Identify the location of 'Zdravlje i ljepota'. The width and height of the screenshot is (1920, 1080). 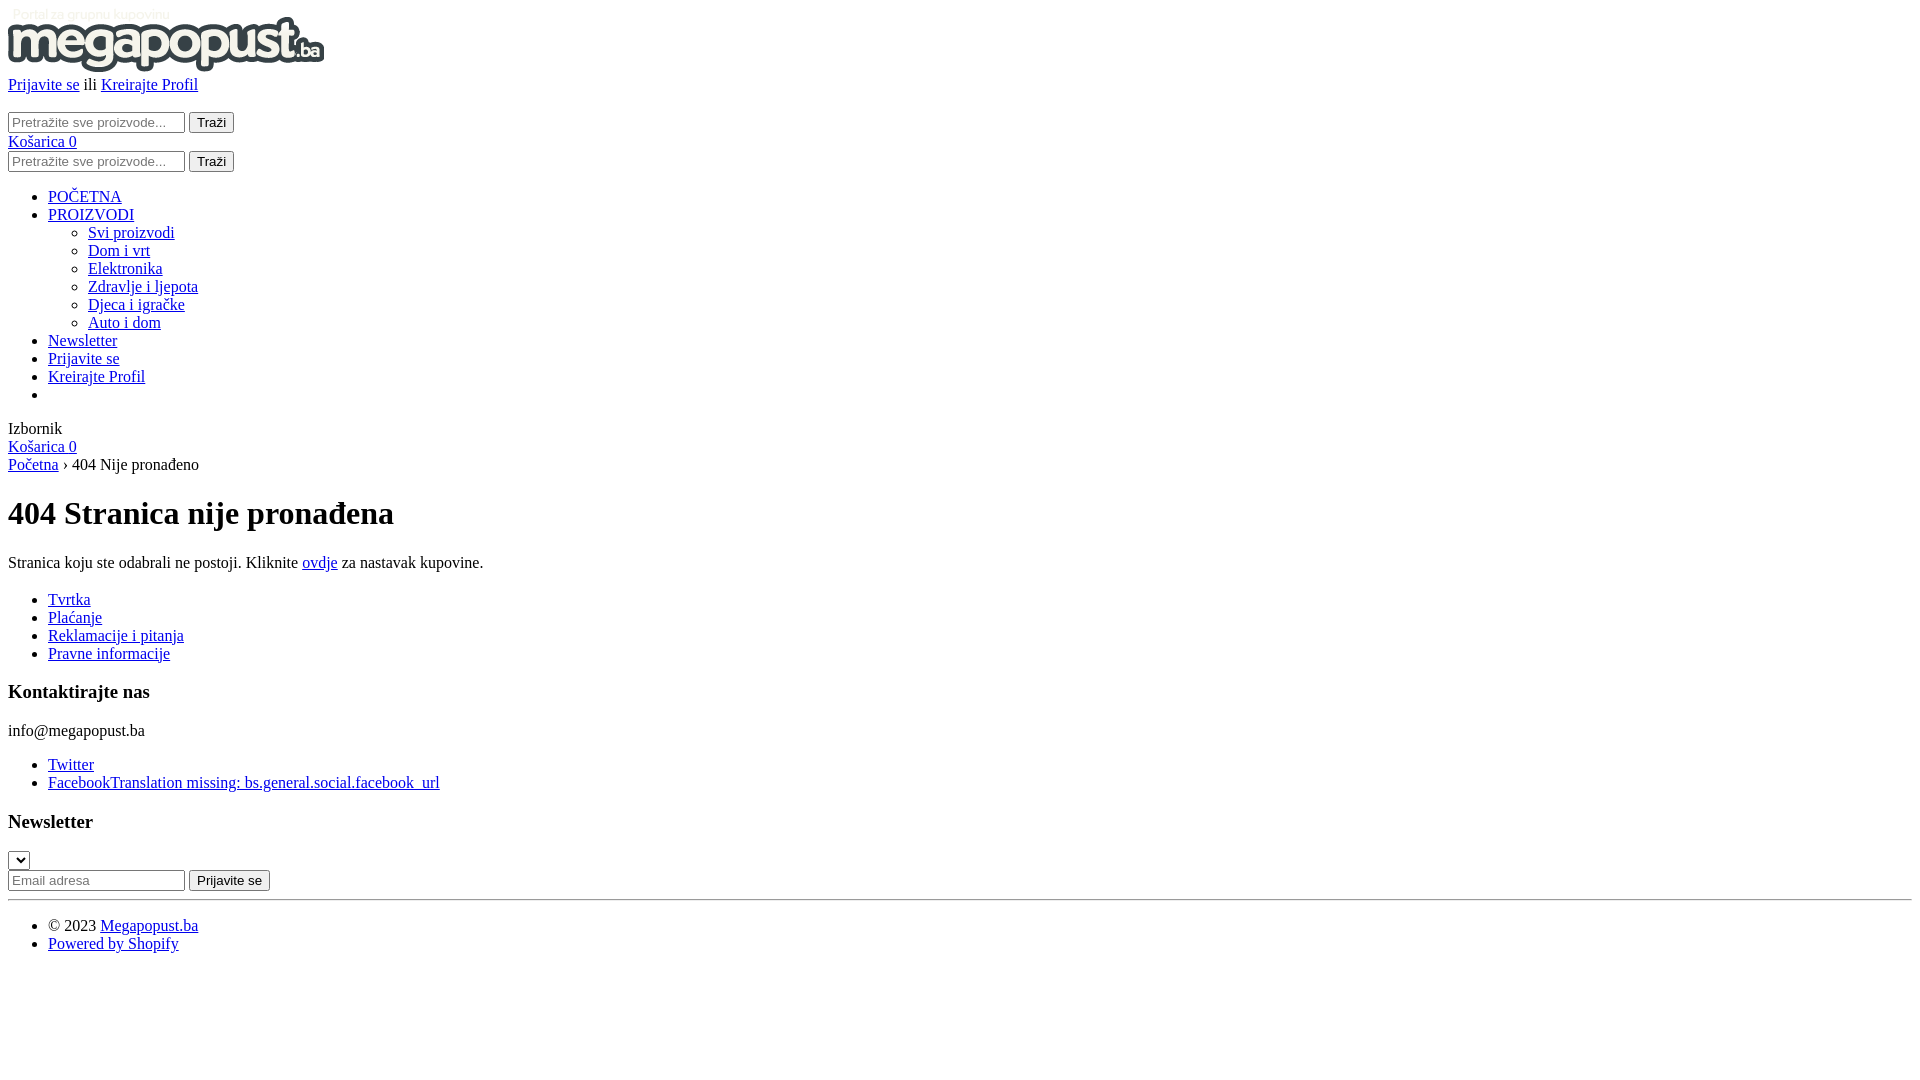
(142, 286).